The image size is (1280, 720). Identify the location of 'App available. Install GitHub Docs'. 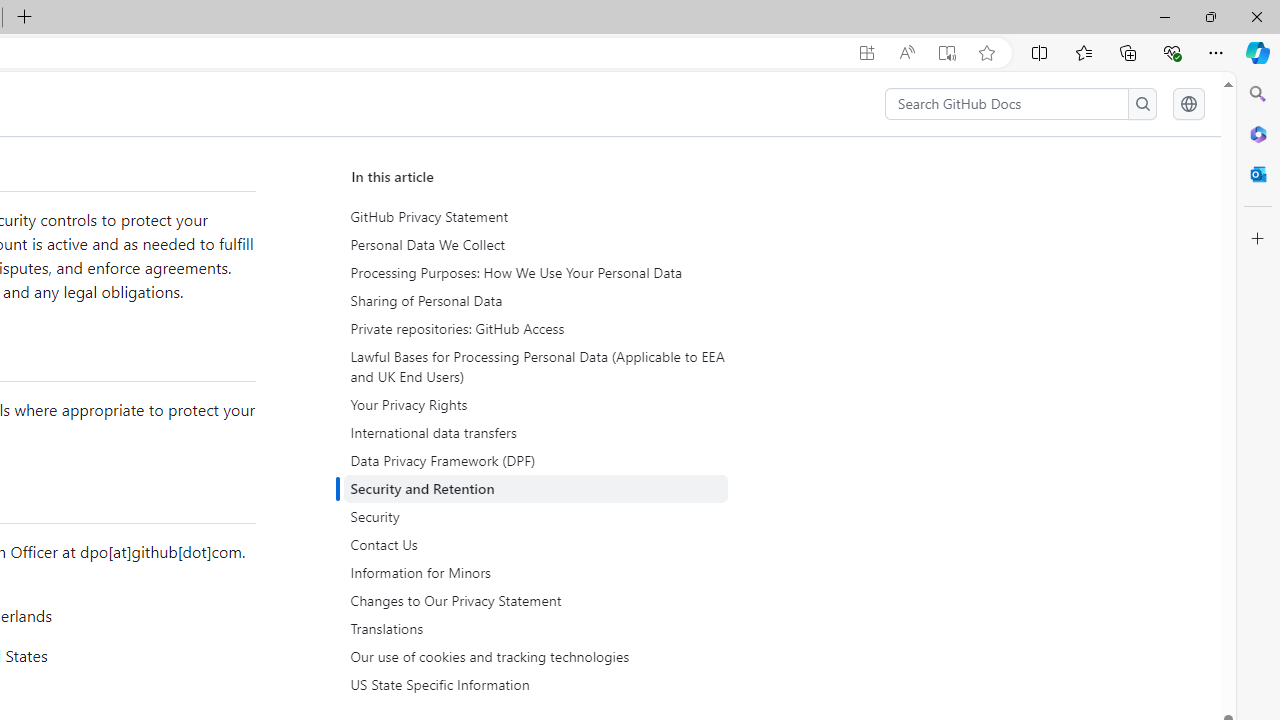
(867, 52).